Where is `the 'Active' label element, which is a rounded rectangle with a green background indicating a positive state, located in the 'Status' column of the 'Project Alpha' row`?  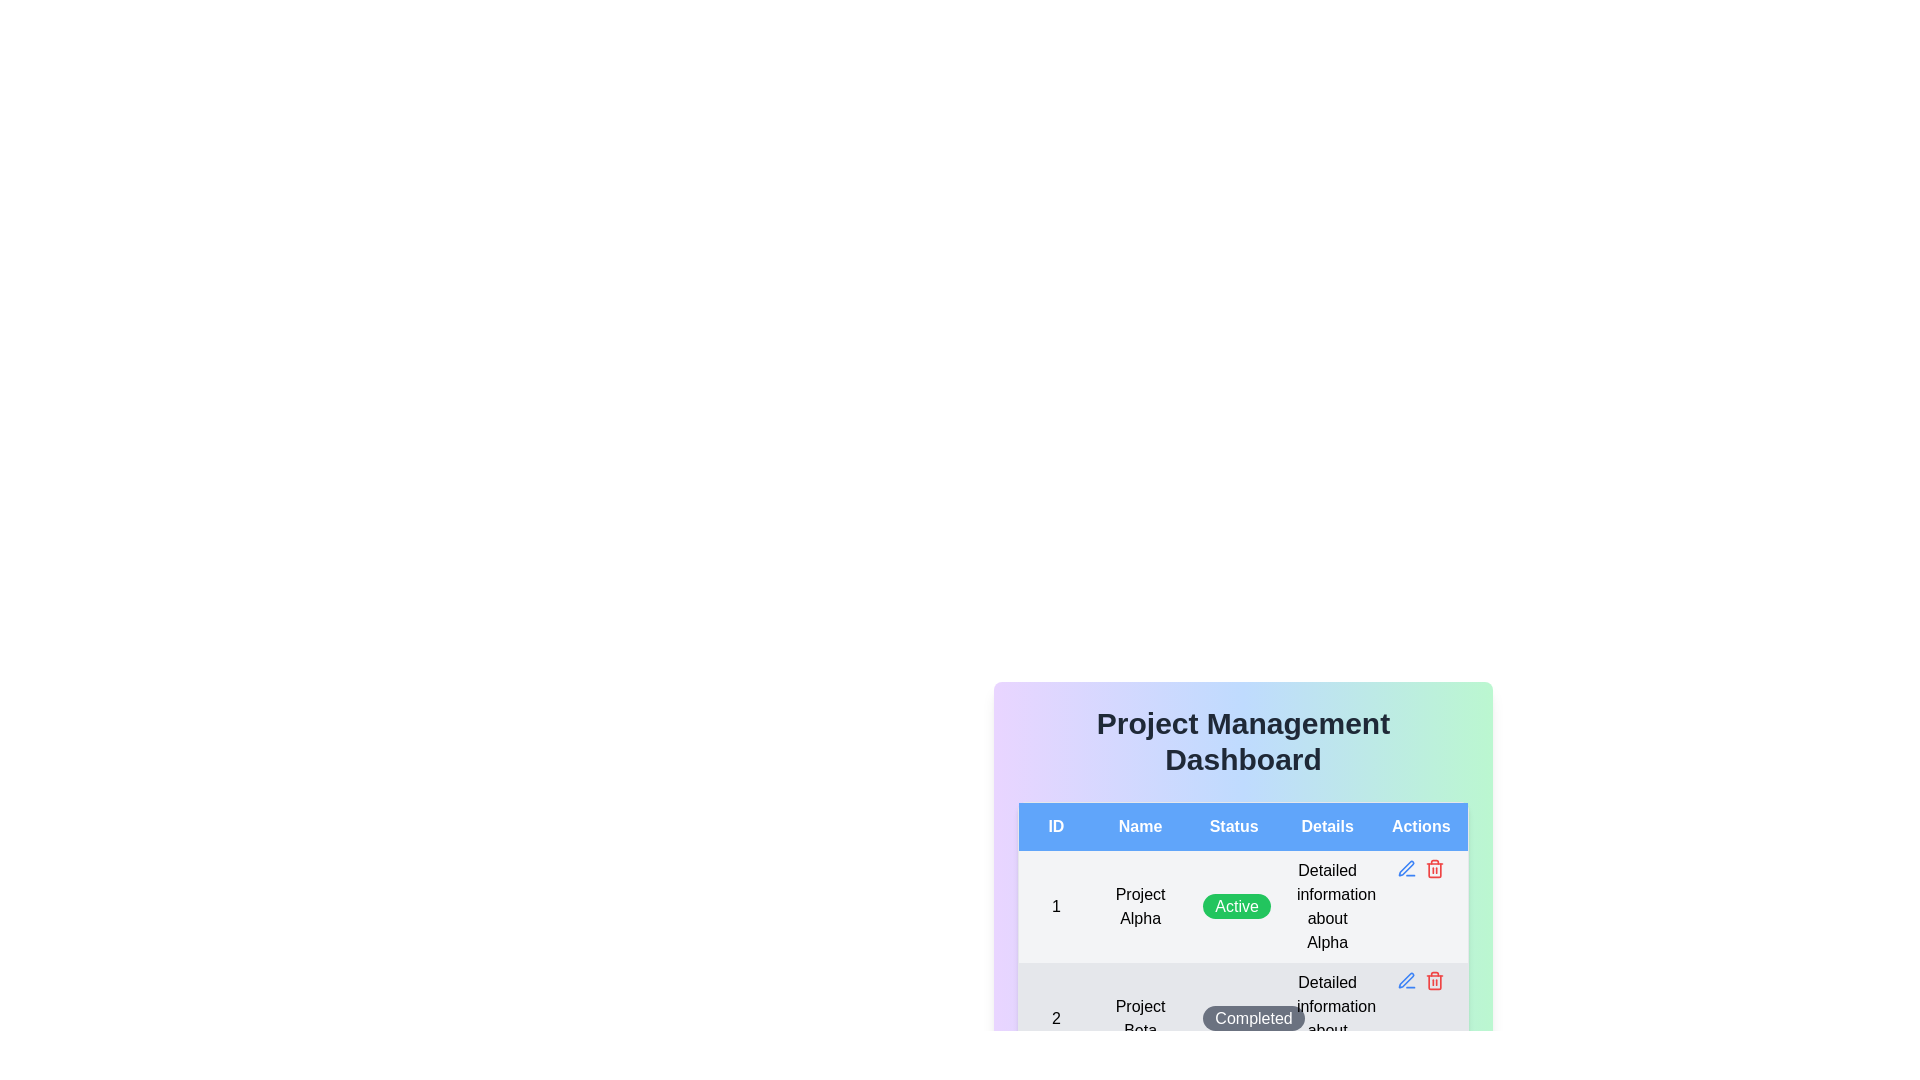 the 'Active' label element, which is a rounded rectangle with a green background indicating a positive state, located in the 'Status' column of the 'Project Alpha' row is located at coordinates (1233, 906).